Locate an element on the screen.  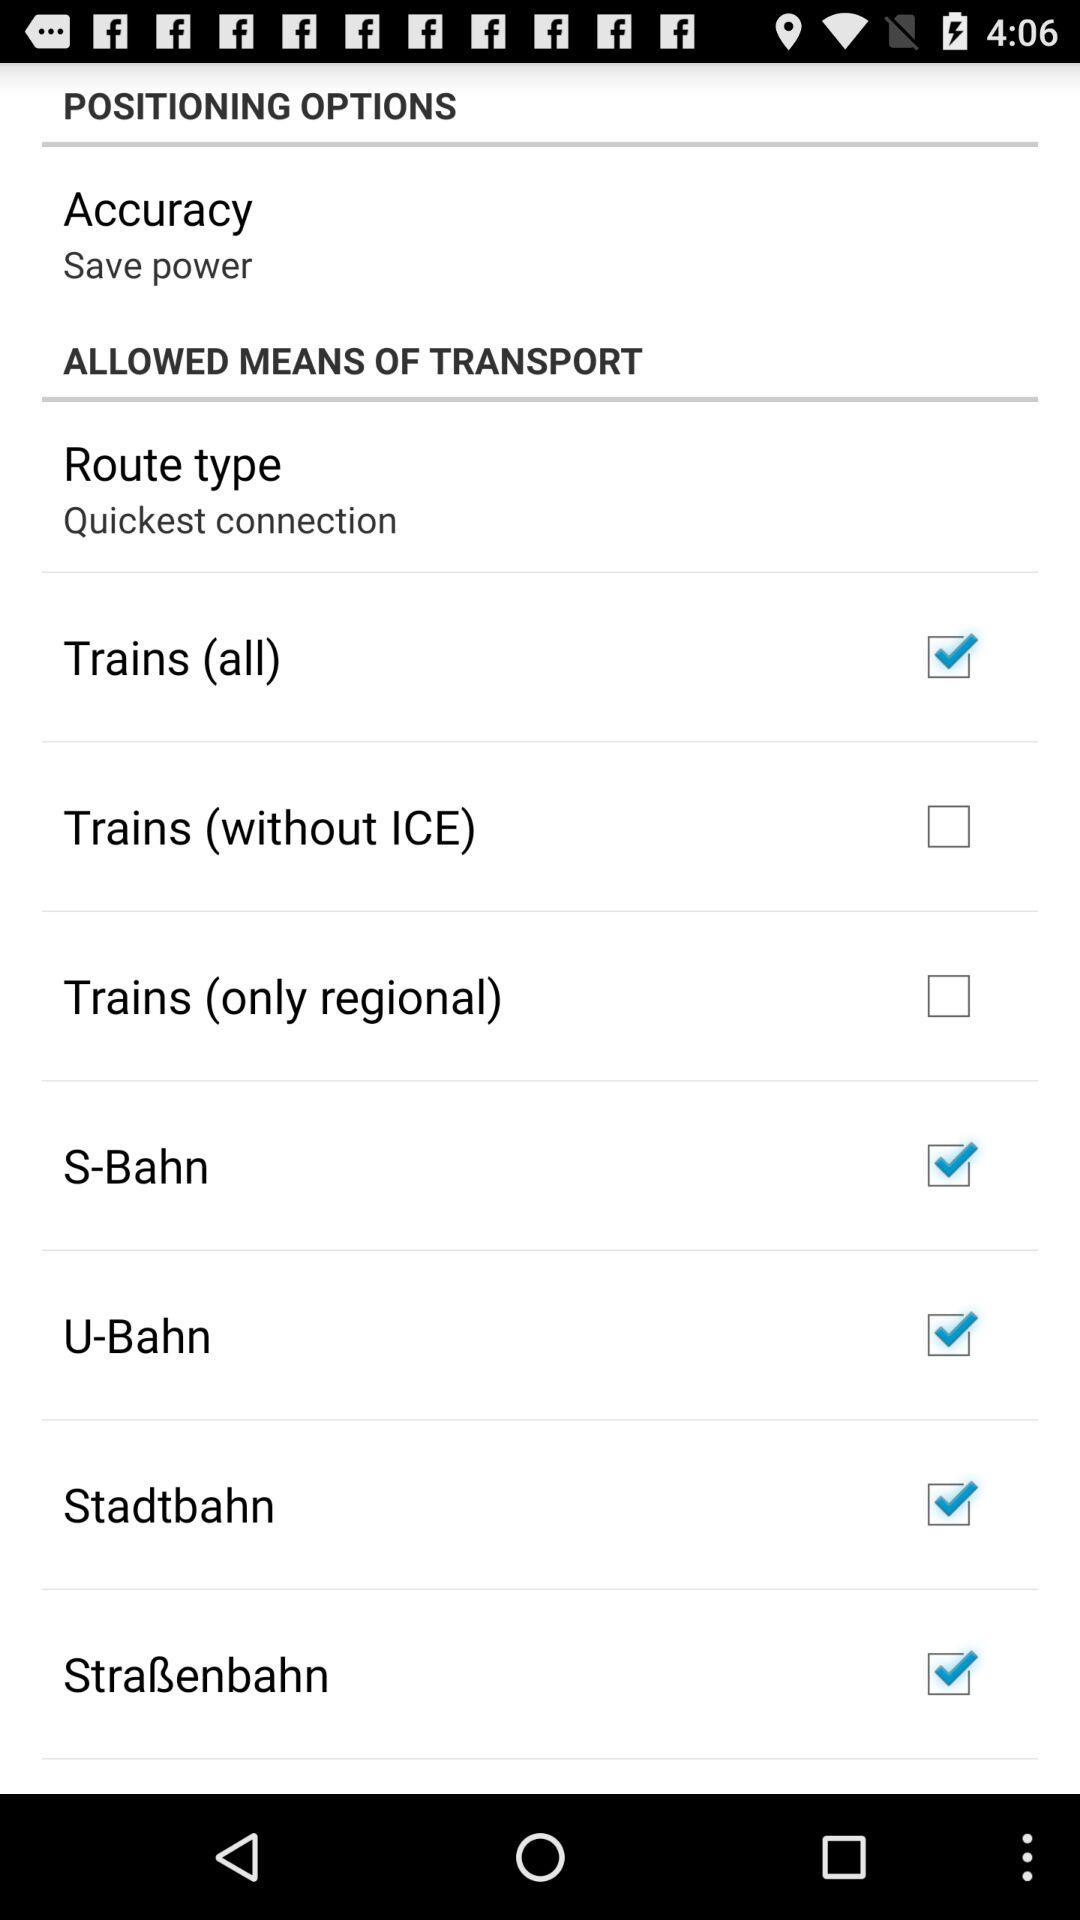
icon below trains (only regional) is located at coordinates (135, 1165).